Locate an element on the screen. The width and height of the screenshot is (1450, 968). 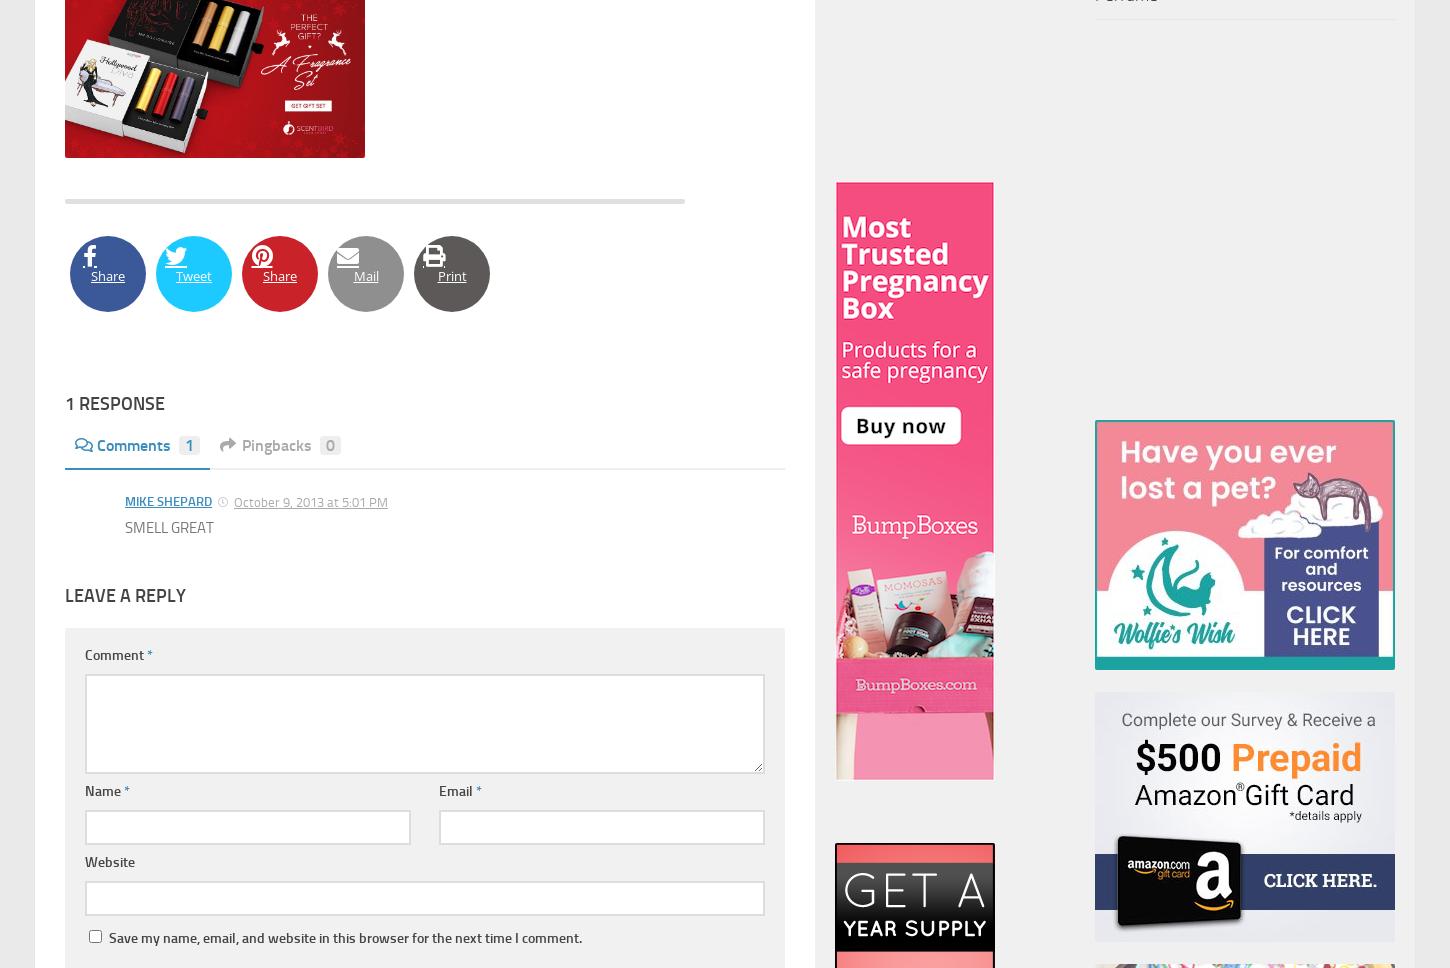
'Pingbacks' is located at coordinates (276, 444).